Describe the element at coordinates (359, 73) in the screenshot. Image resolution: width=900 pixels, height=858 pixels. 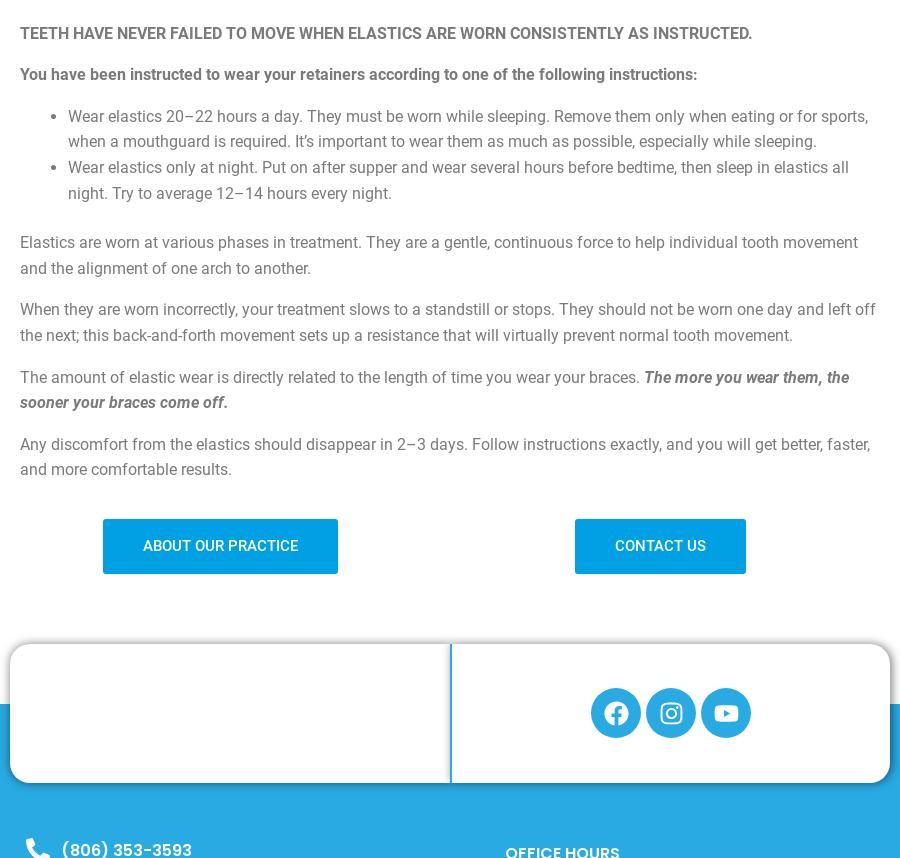
I see `'You have been instructed to wear your retainers according to one of the following instructions:'` at that location.